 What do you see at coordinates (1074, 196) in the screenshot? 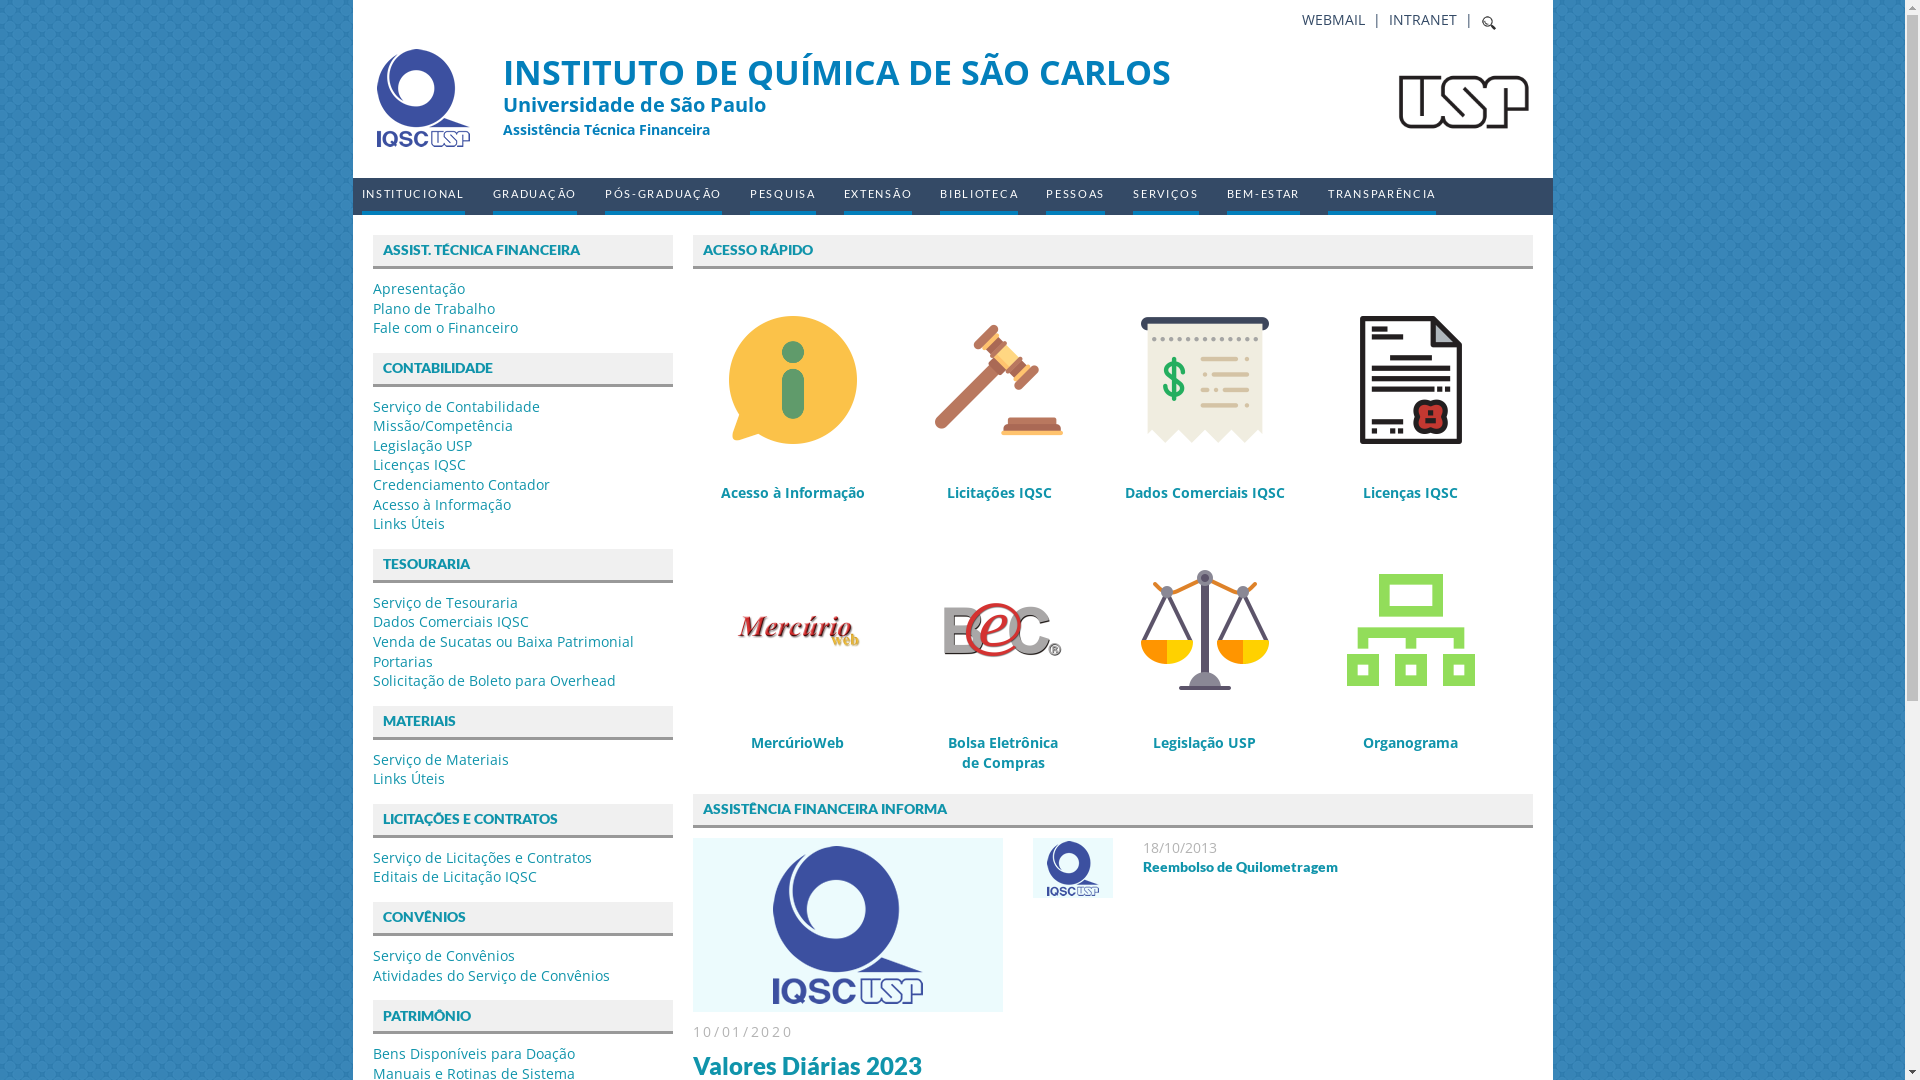
I see `'PESSOAS'` at bounding box center [1074, 196].